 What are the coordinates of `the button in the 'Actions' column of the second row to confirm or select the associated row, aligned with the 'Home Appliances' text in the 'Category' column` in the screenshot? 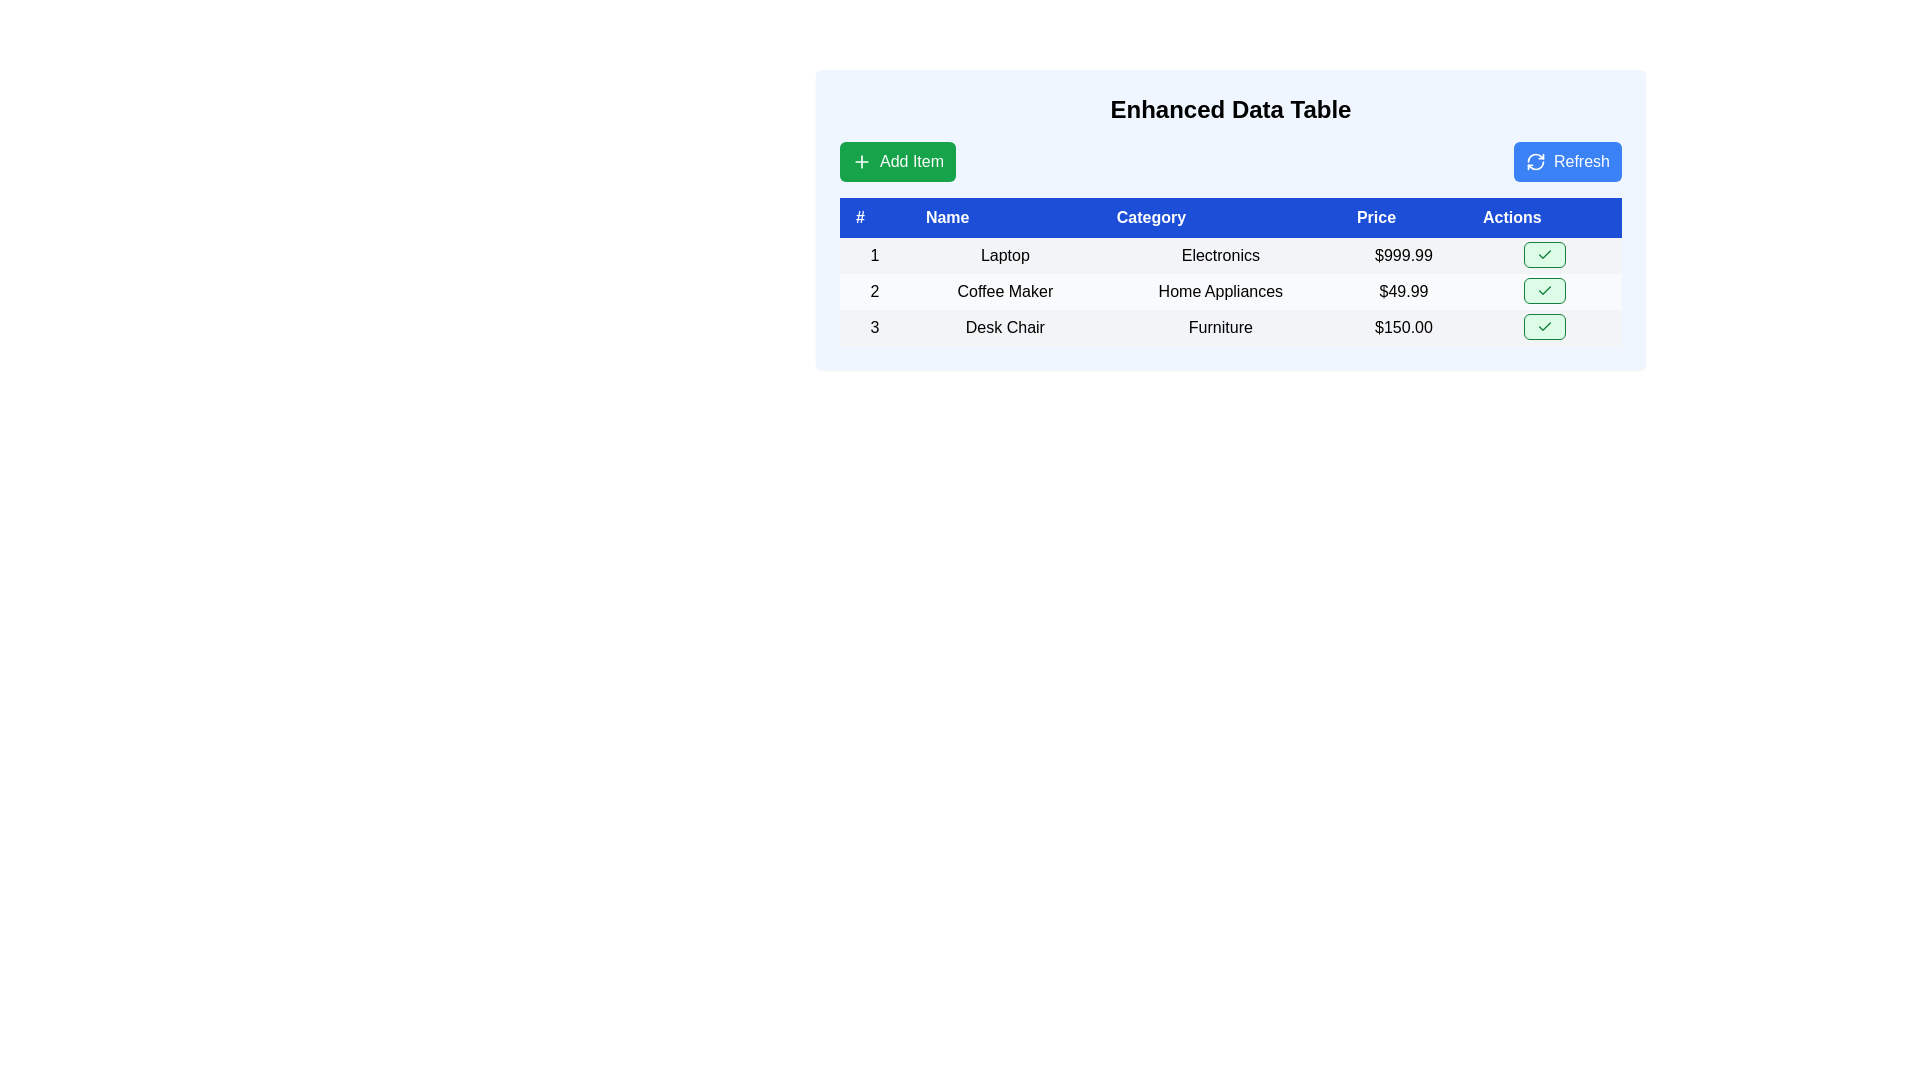 It's located at (1543, 290).